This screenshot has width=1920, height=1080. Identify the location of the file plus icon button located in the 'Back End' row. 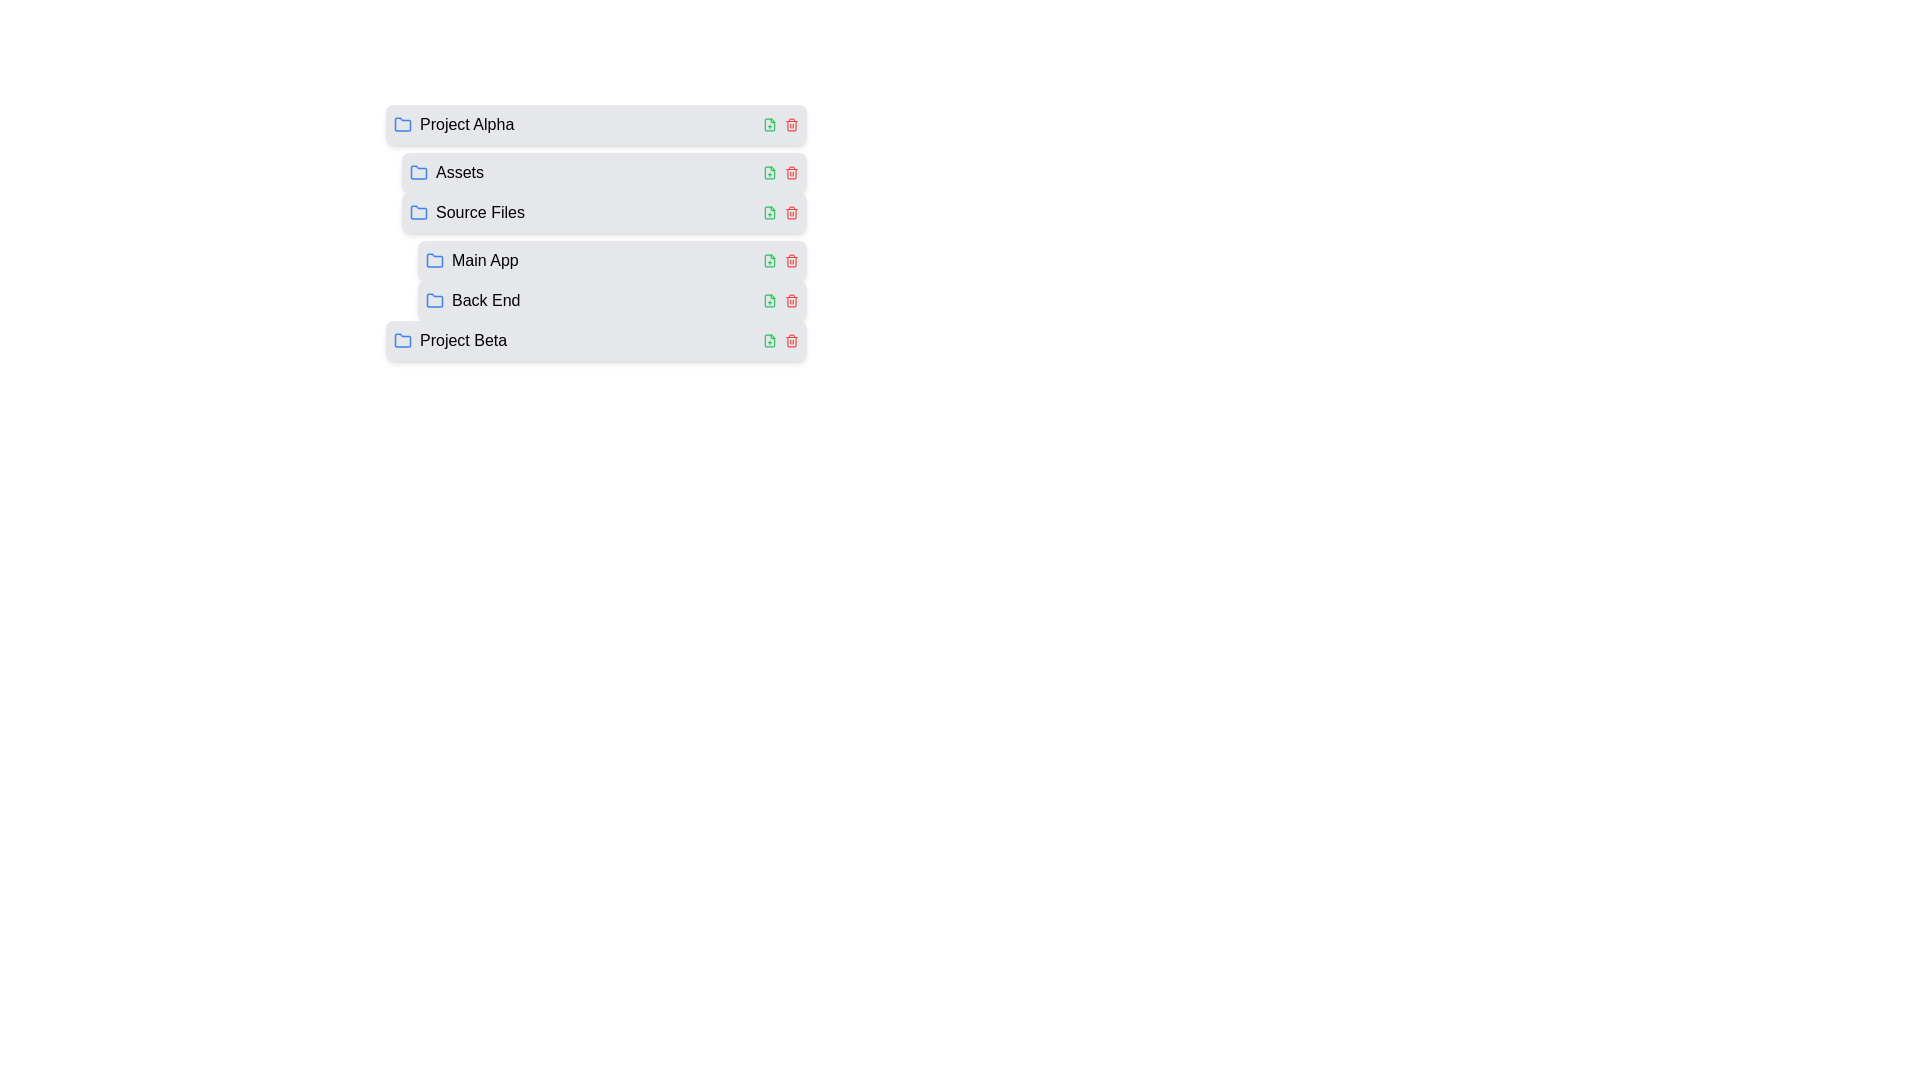
(768, 300).